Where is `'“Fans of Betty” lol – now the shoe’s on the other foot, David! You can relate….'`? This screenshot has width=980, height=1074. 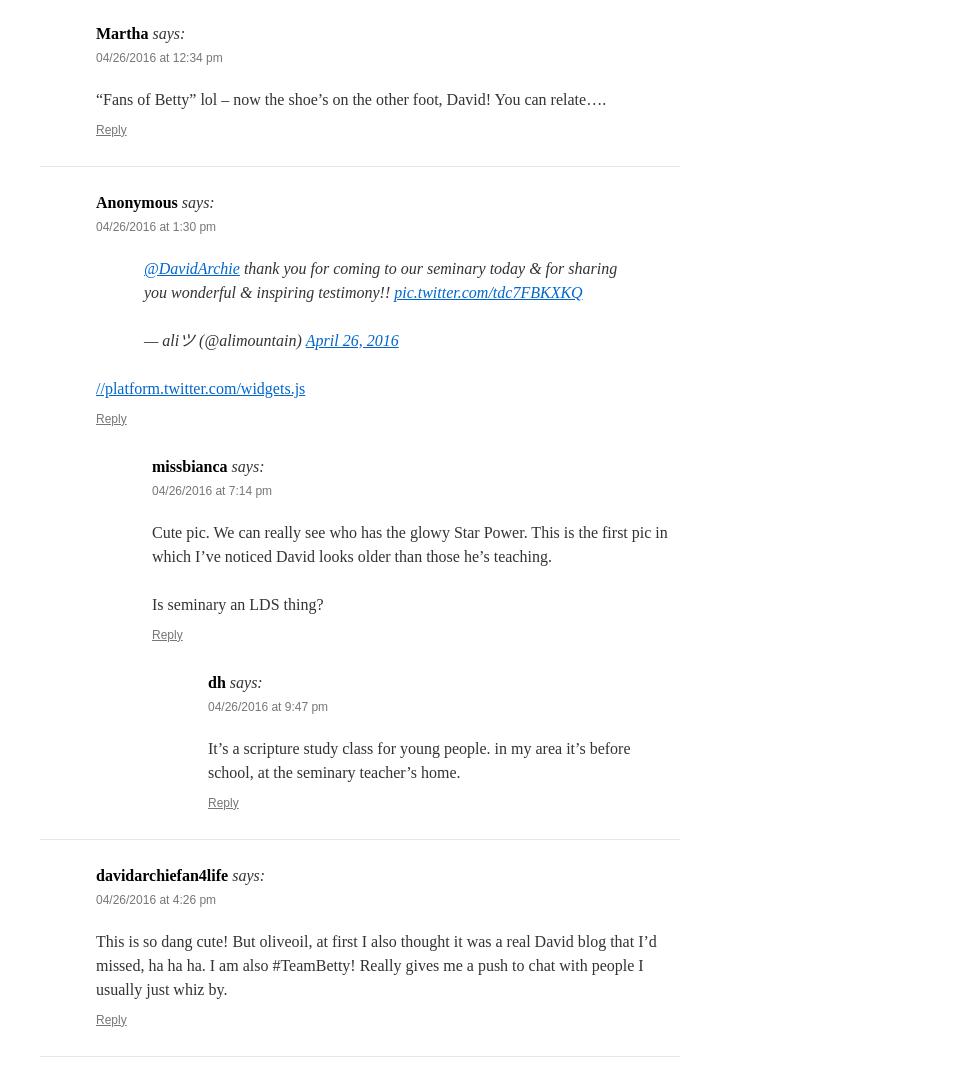 '“Fans of Betty” lol – now the shoe’s on the other foot, David! You can relate….' is located at coordinates (351, 98).